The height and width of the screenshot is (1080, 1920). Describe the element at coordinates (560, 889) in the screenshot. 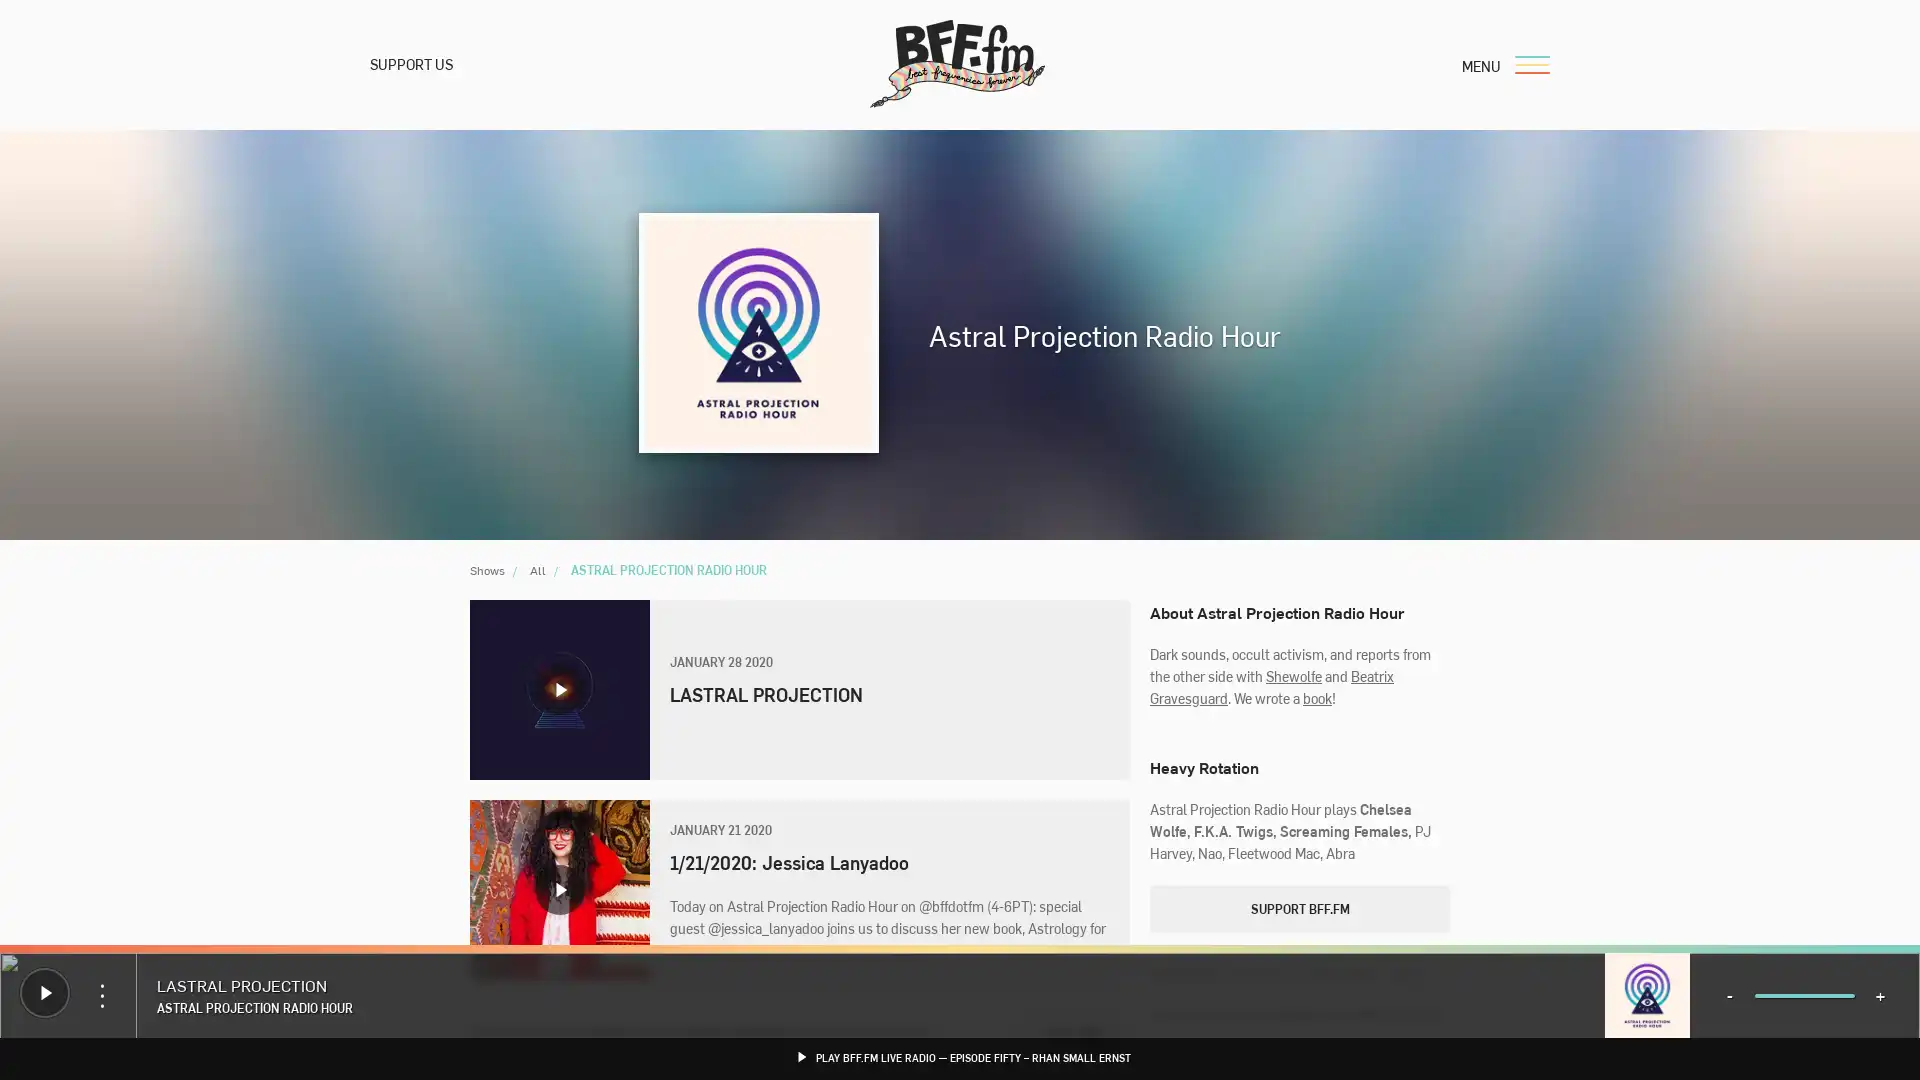

I see `Play` at that location.